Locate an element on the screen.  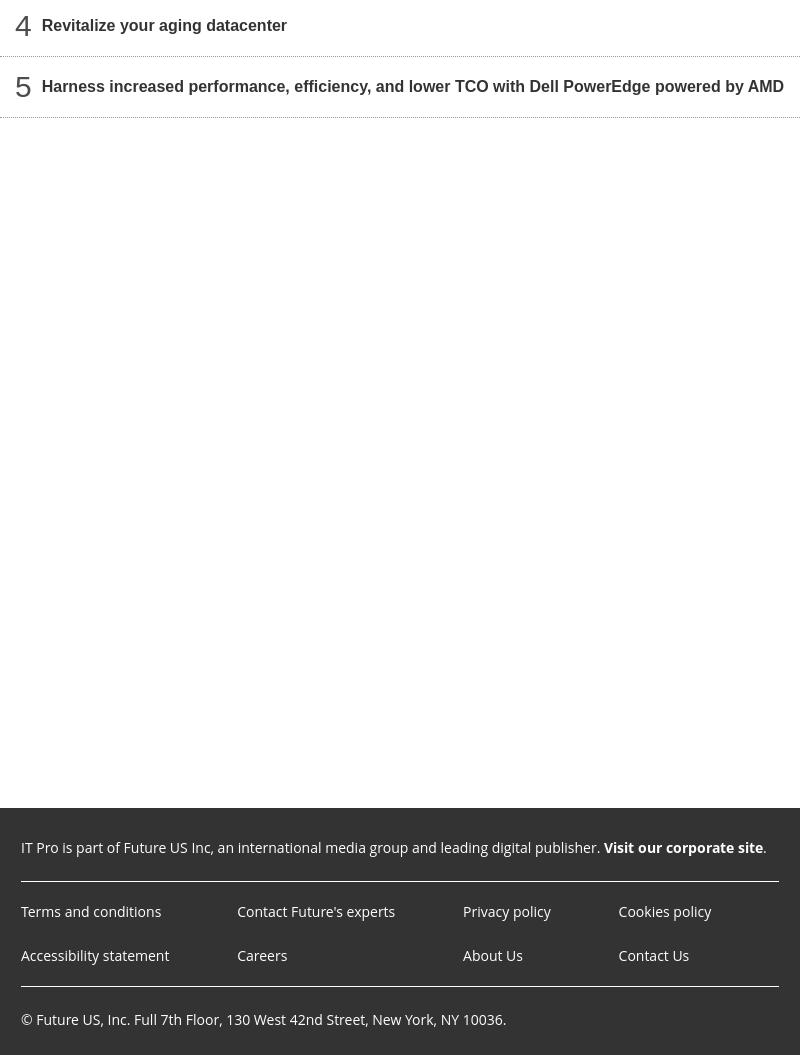
'Terms and conditions' is located at coordinates (91, 910).